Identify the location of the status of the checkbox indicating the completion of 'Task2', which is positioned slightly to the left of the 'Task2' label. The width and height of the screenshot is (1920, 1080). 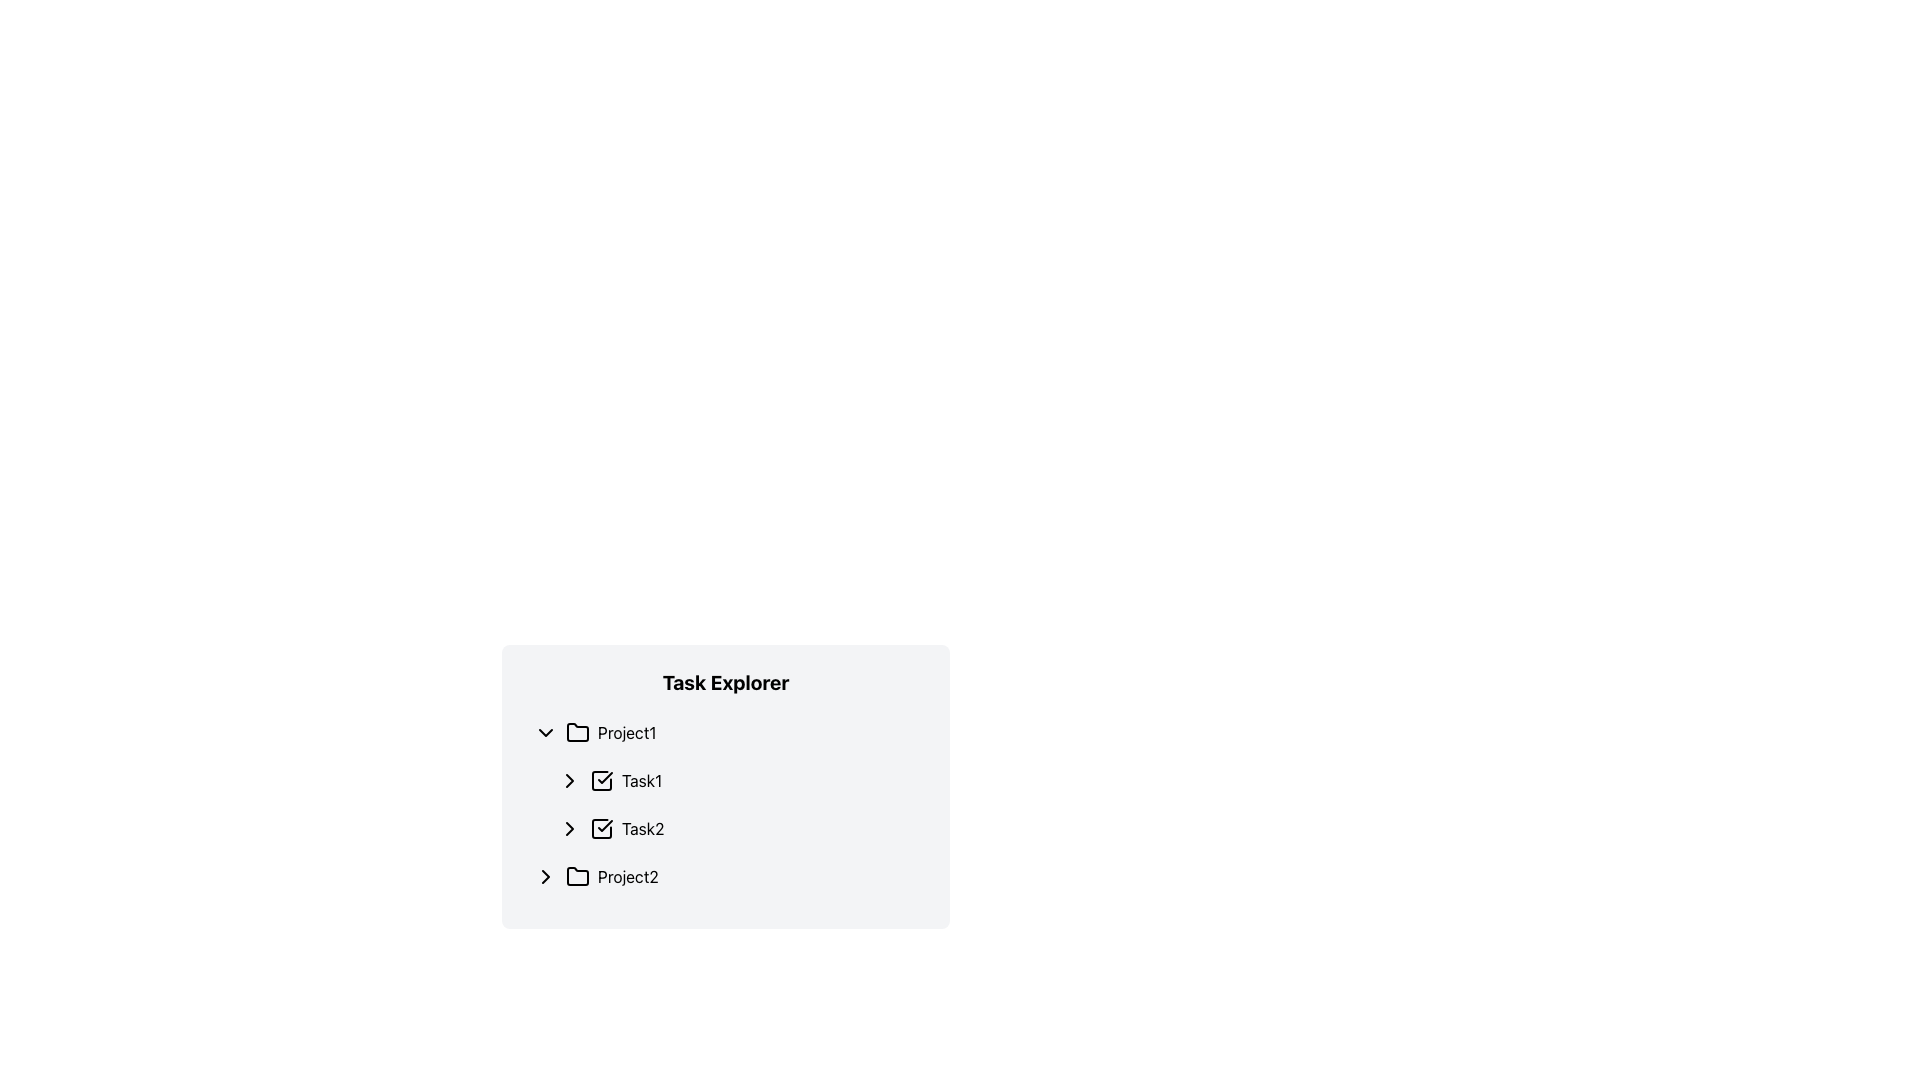
(600, 829).